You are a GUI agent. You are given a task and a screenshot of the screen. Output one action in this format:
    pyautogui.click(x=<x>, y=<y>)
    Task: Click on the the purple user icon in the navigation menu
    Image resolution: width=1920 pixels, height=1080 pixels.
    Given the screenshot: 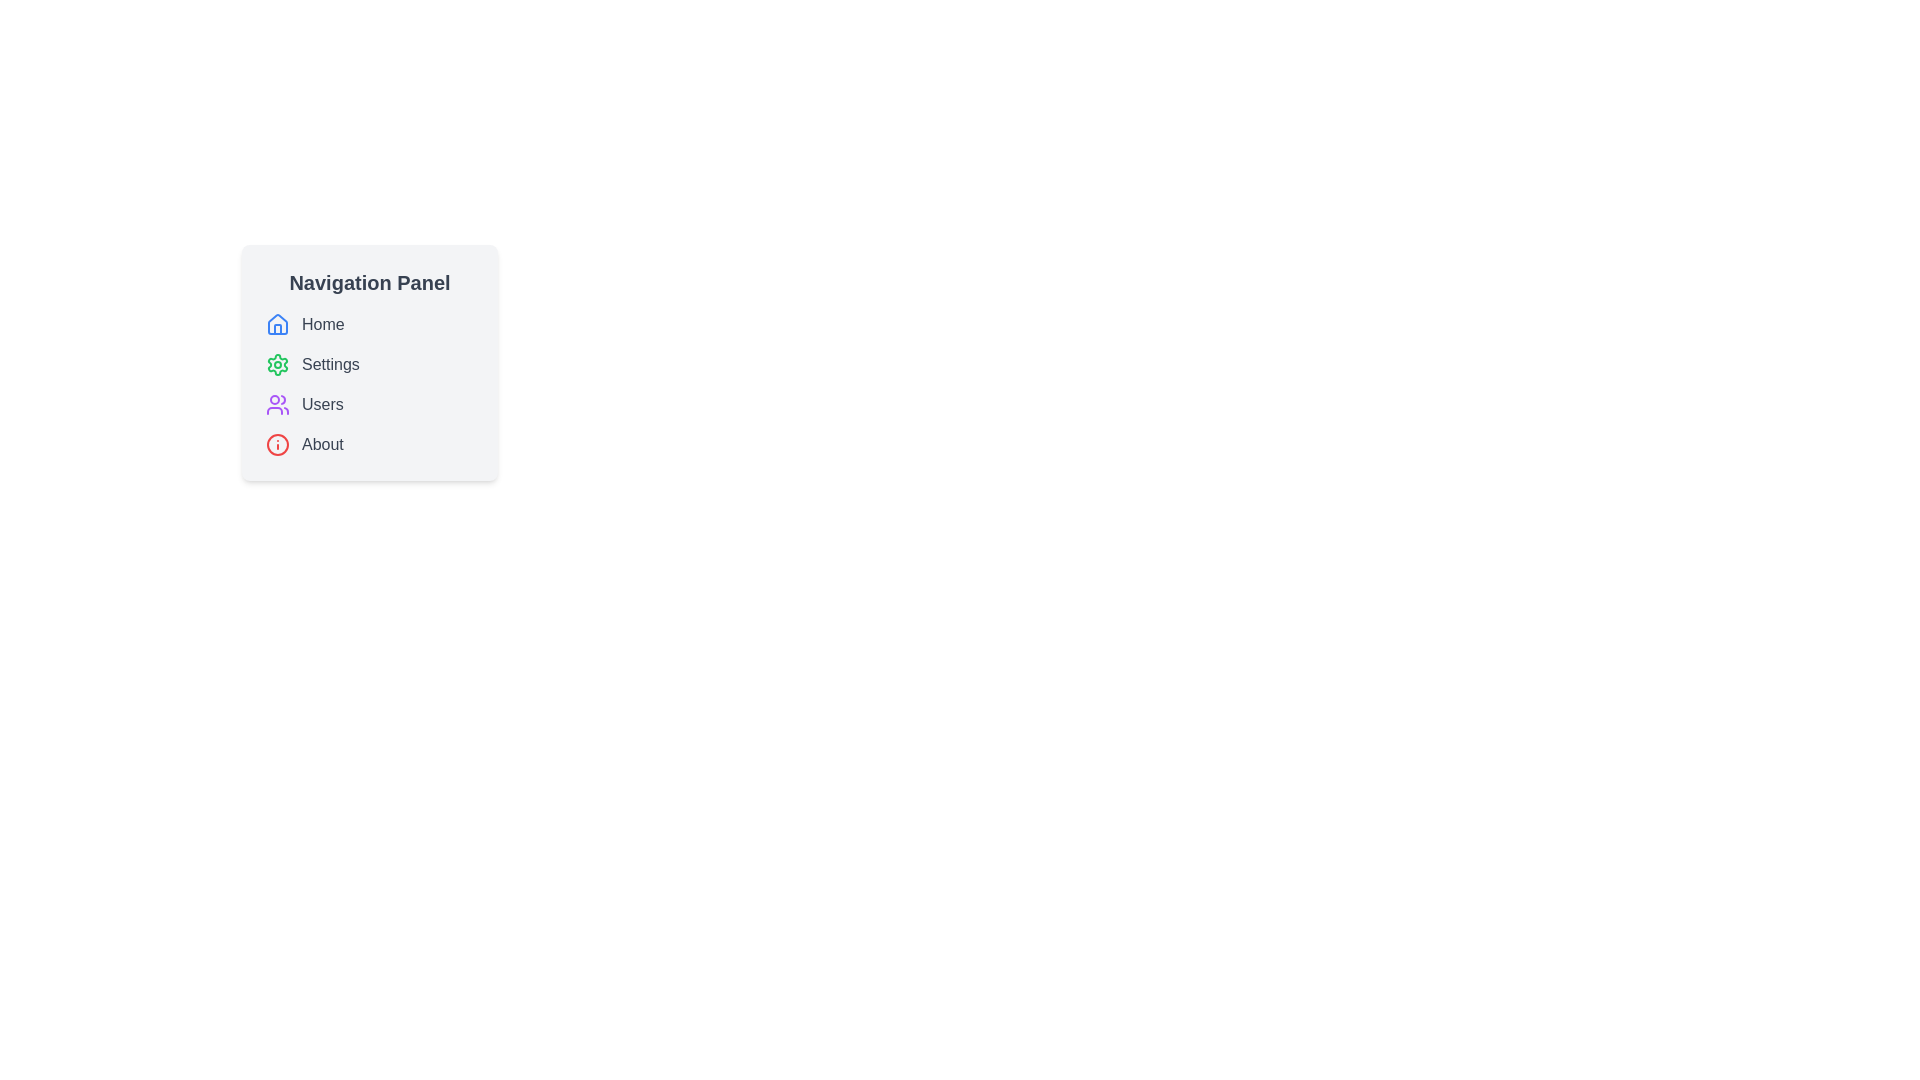 What is the action you would take?
    pyautogui.click(x=277, y=405)
    